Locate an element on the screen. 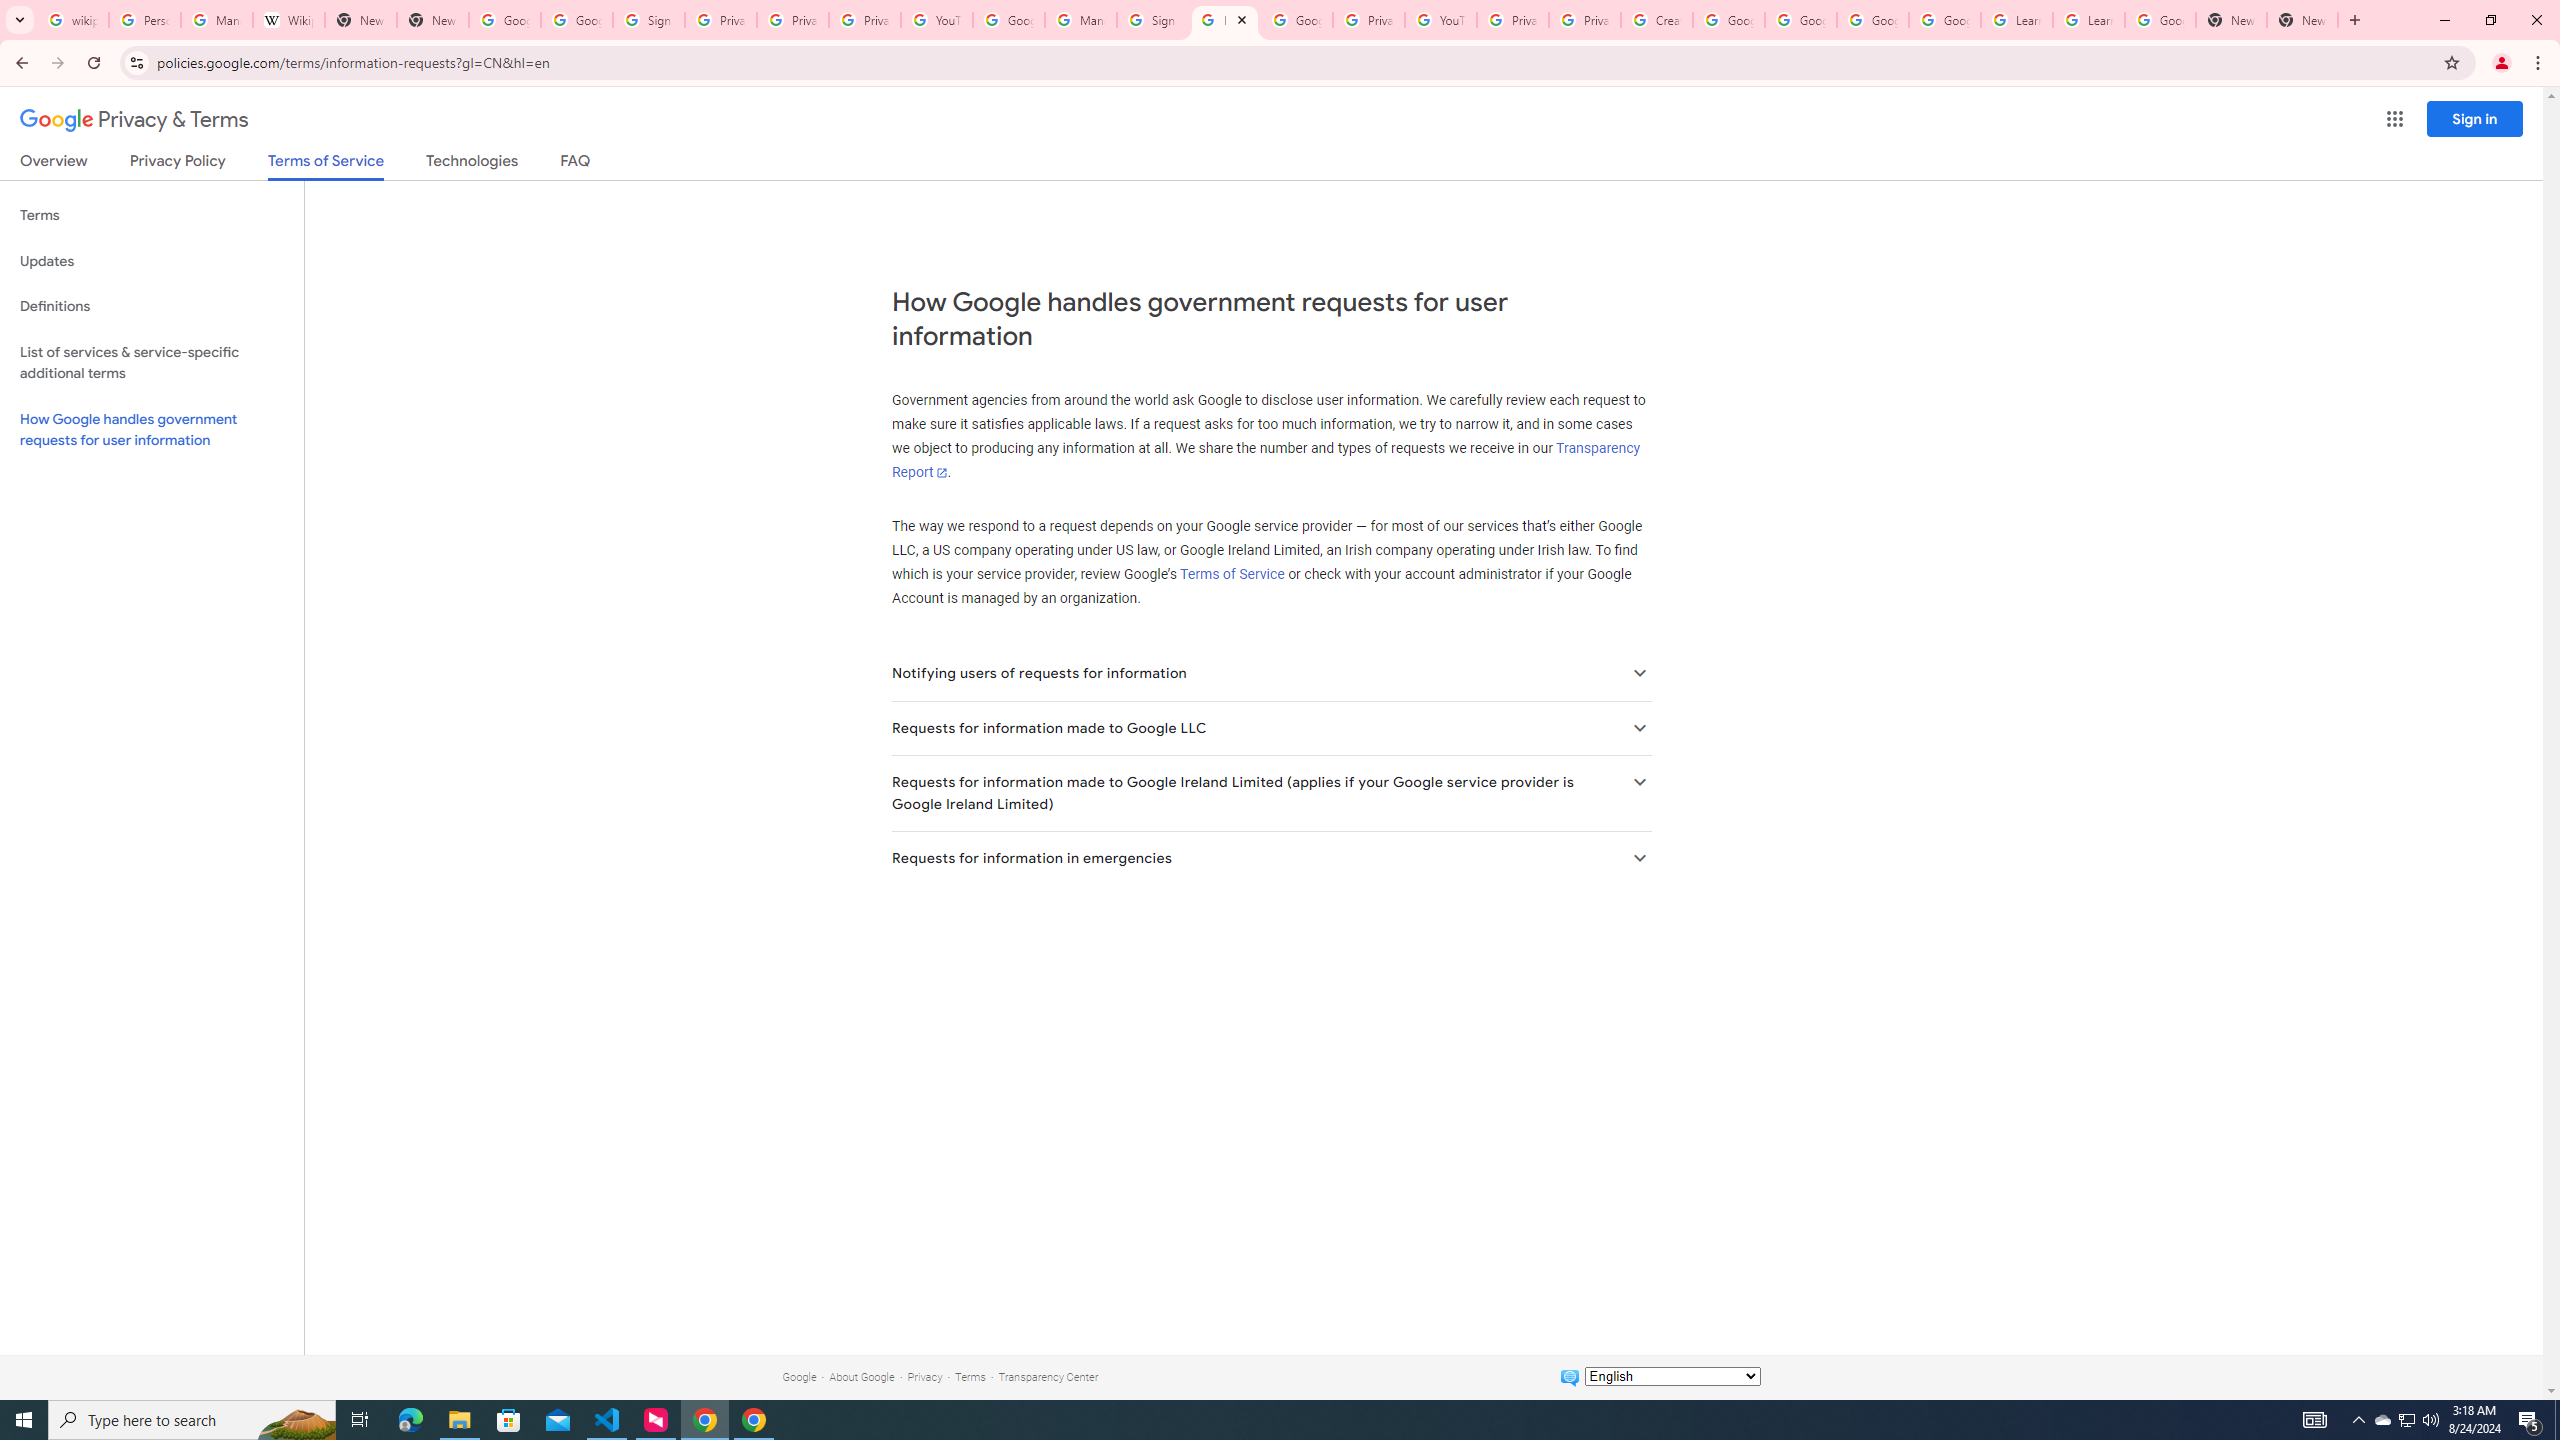  'Google Account Help' is located at coordinates (1799, 19).